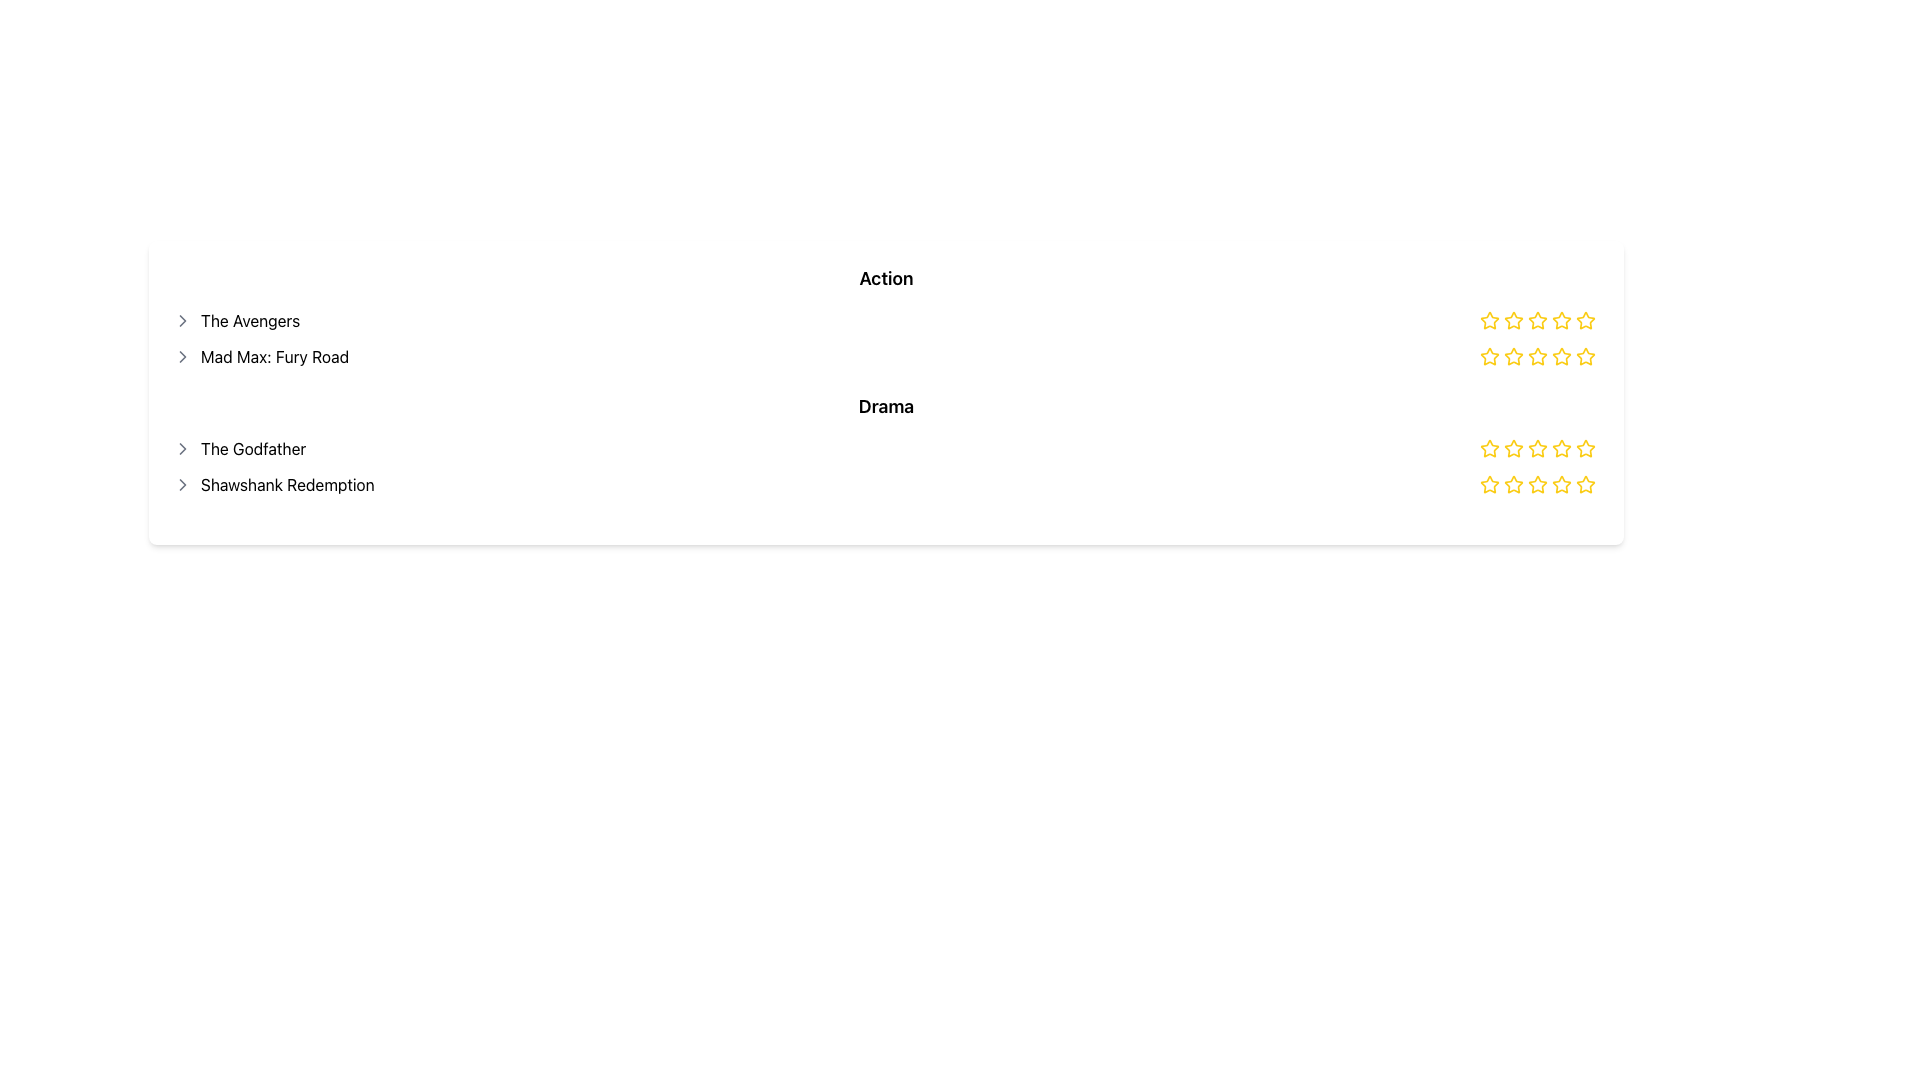 Image resolution: width=1920 pixels, height=1080 pixels. What do you see at coordinates (272, 485) in the screenshot?
I see `the text label reading 'Shawshank Redemption' located in the 'Drama' category beneath 'The Godfather' to highlight the information` at bounding box center [272, 485].